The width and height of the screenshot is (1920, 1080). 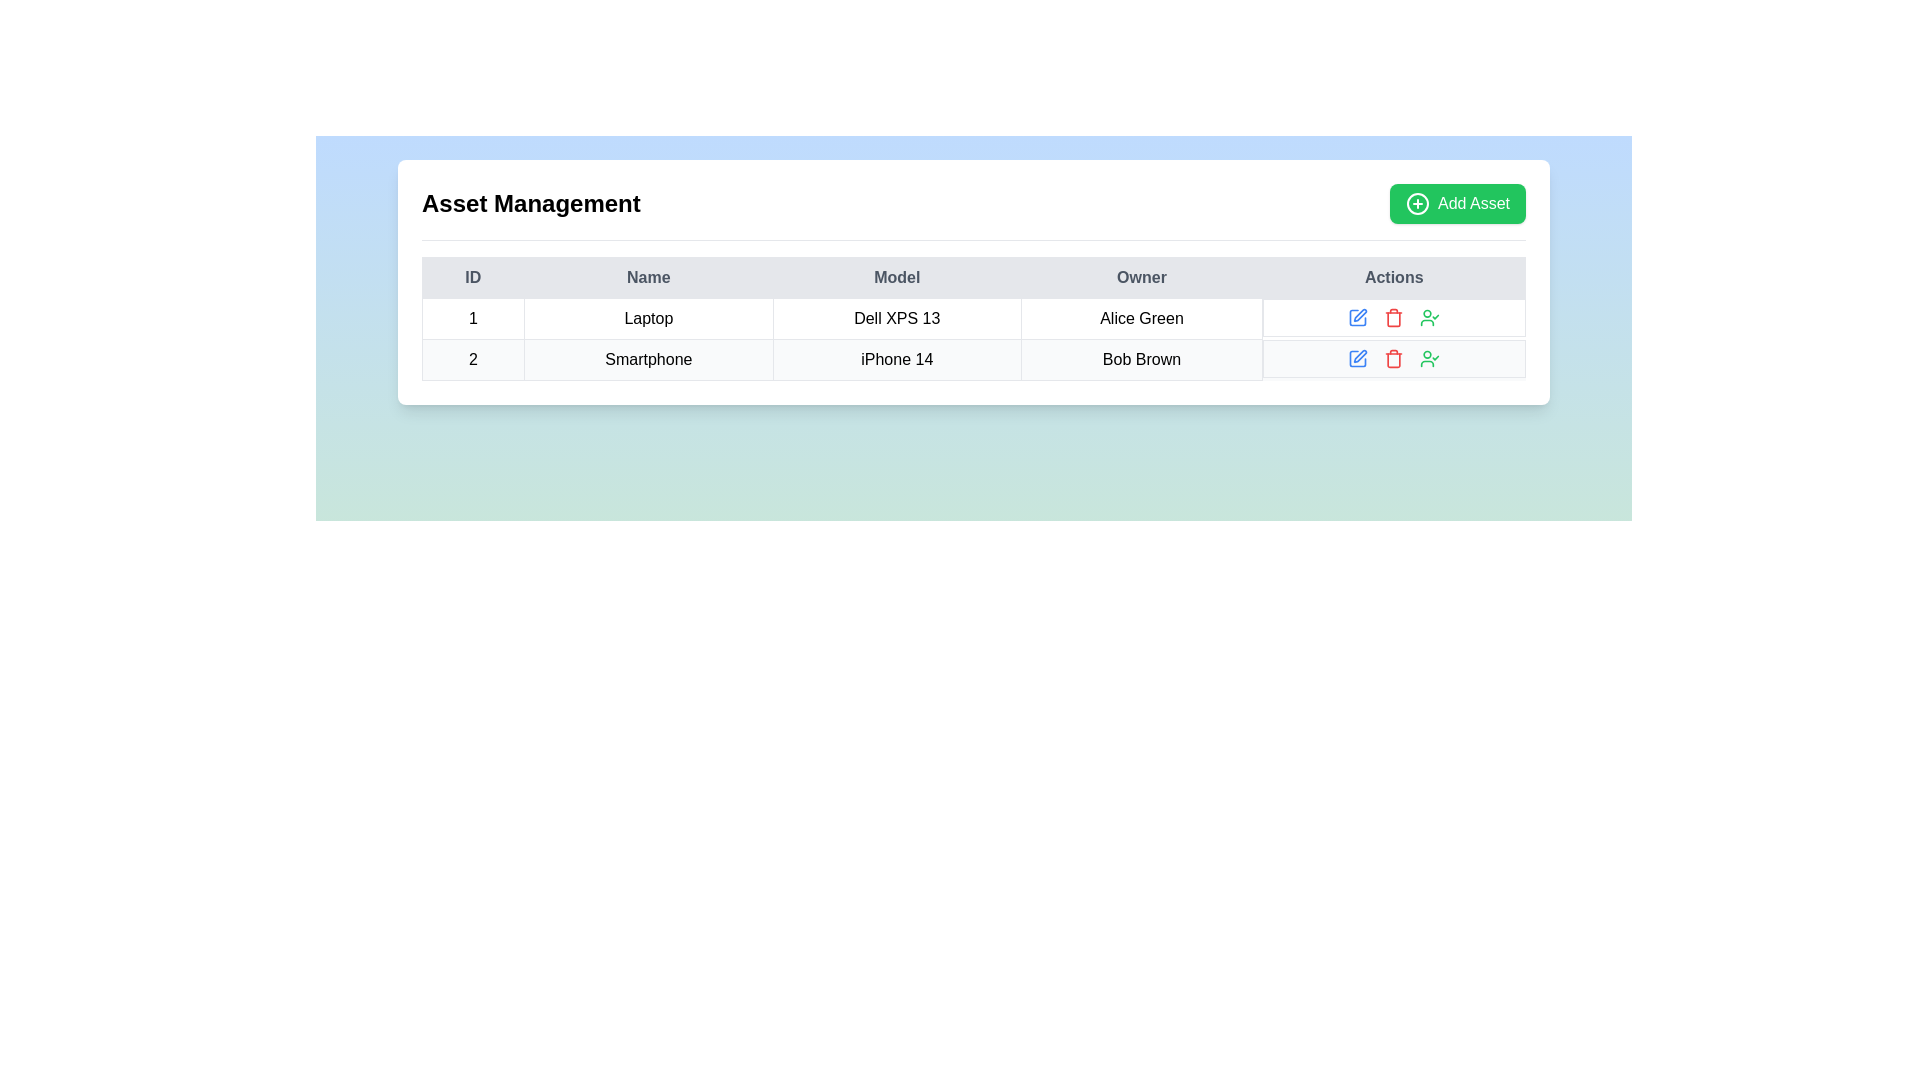 I want to click on the interactive buttons in the 'Actions' column of the second row in the 'Asset Management' table, so click(x=1393, y=357).